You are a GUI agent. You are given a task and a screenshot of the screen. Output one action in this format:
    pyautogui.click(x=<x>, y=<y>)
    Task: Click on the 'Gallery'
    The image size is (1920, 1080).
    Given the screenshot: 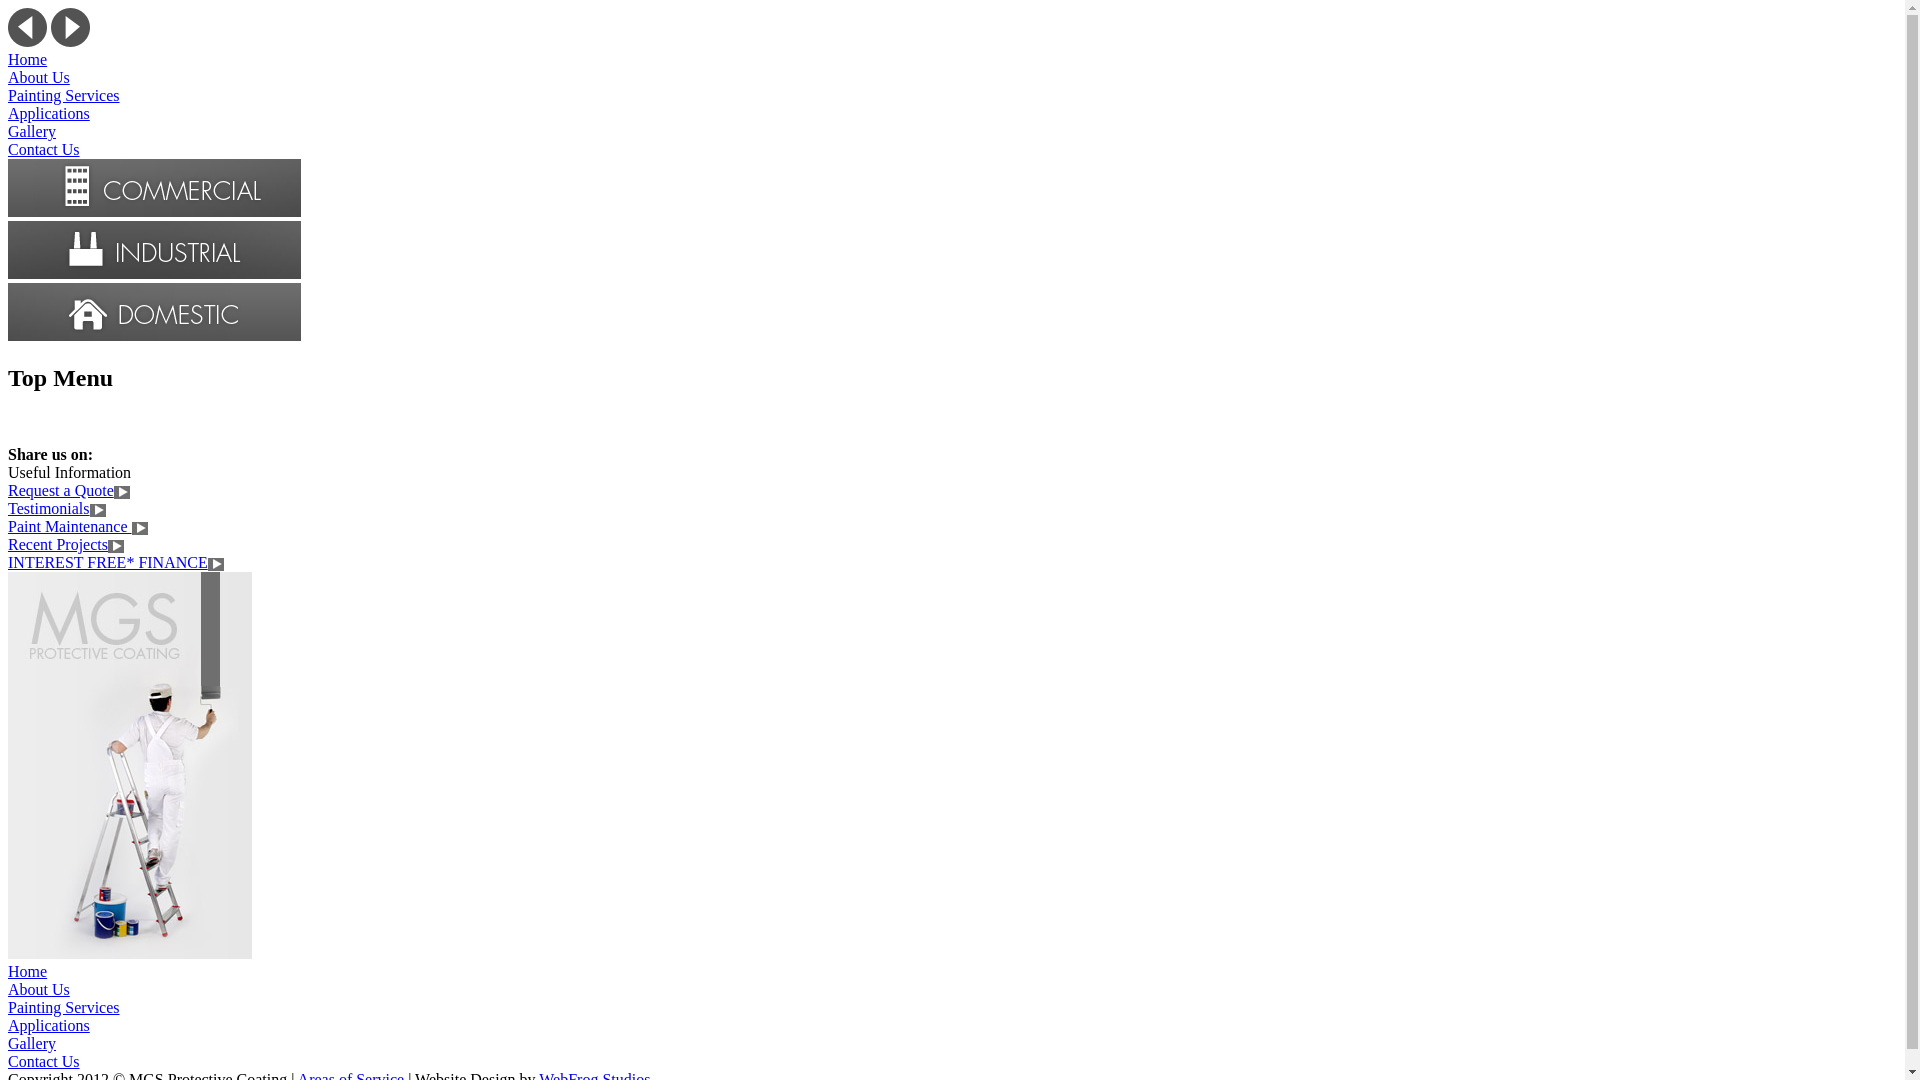 What is the action you would take?
    pyautogui.click(x=32, y=131)
    